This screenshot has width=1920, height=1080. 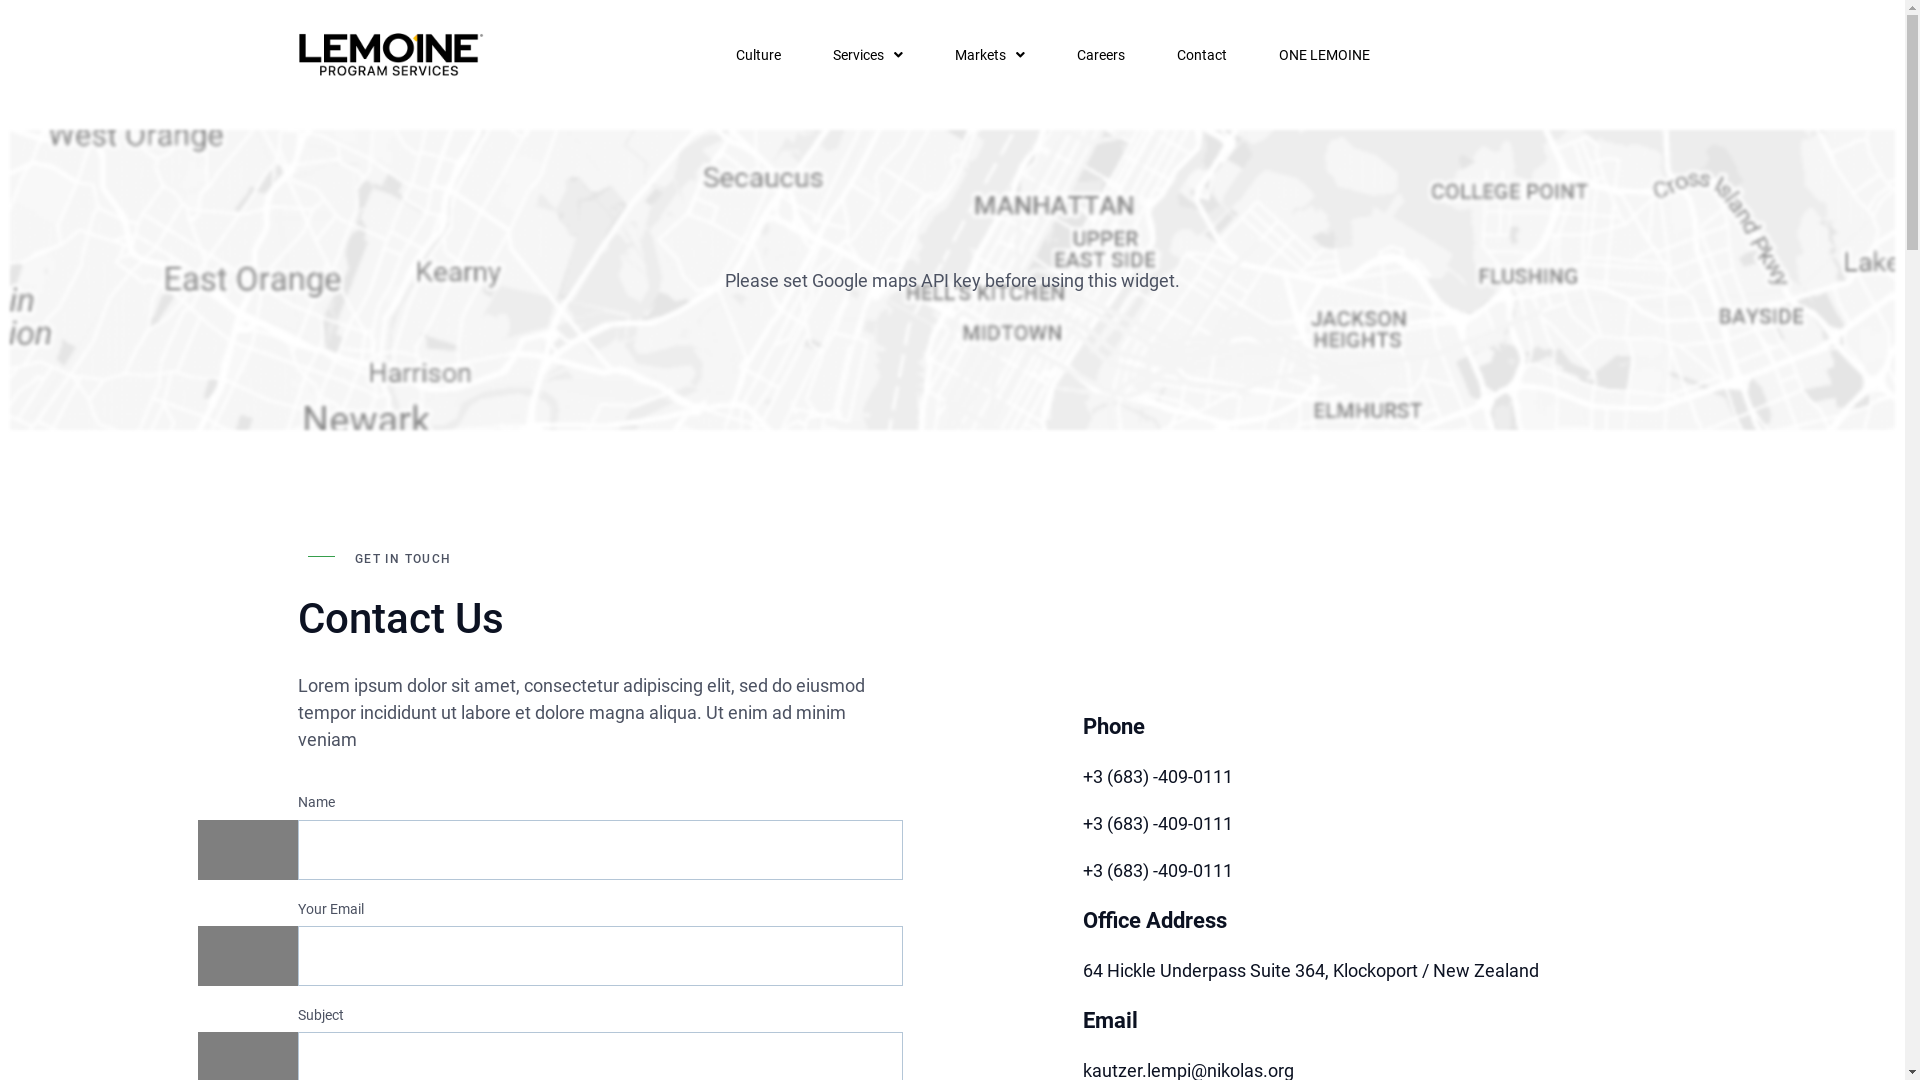 I want to click on 'Contact', so click(x=1200, y=53).